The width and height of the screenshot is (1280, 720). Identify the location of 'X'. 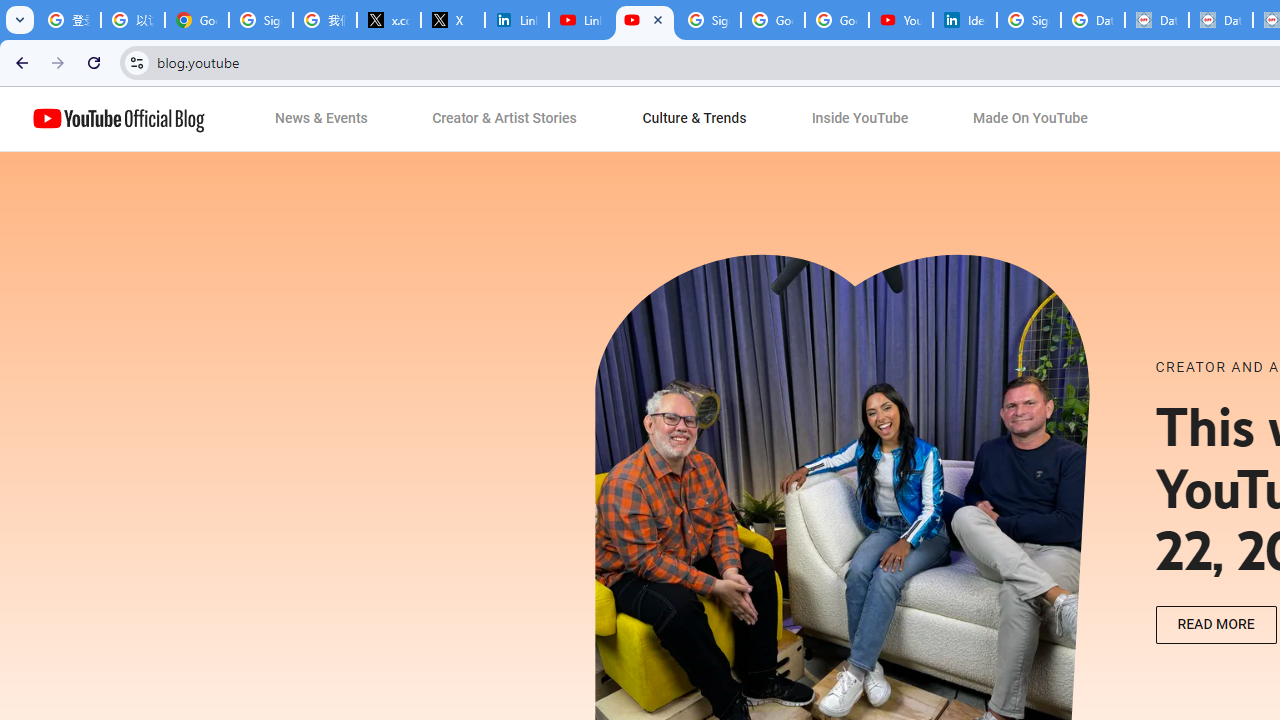
(452, 20).